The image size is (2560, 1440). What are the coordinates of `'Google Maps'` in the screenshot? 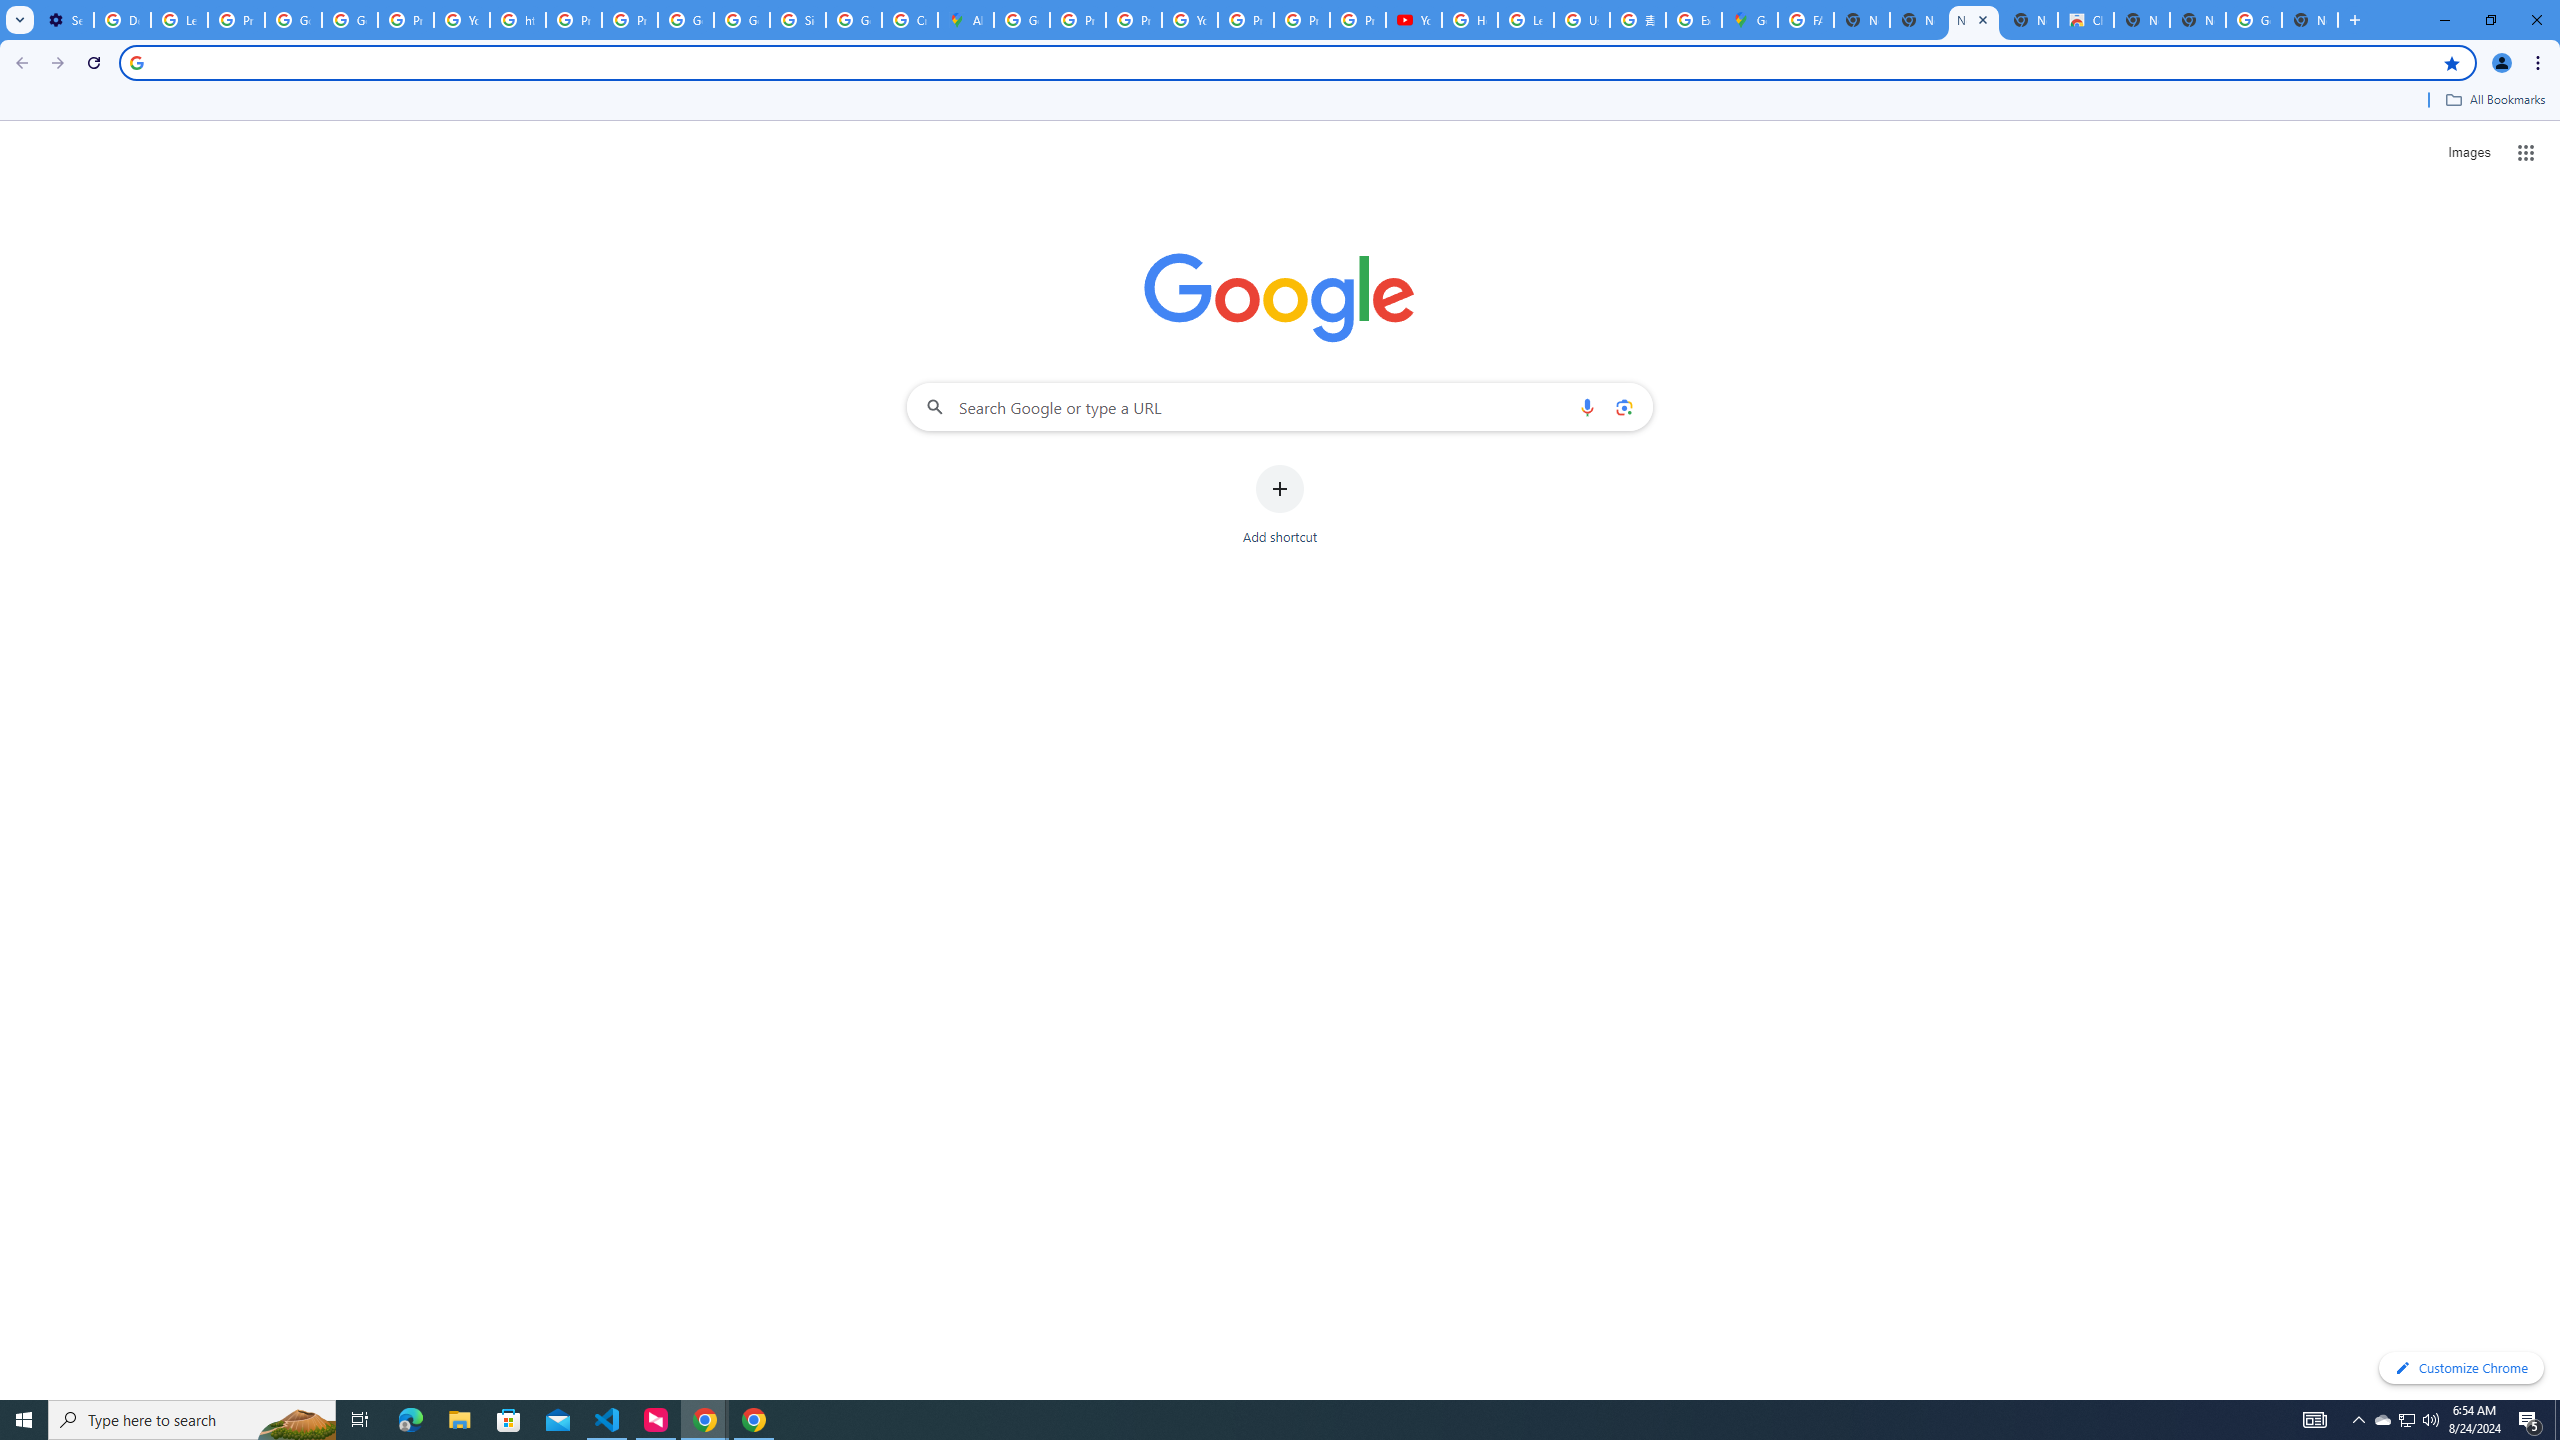 It's located at (1748, 19).